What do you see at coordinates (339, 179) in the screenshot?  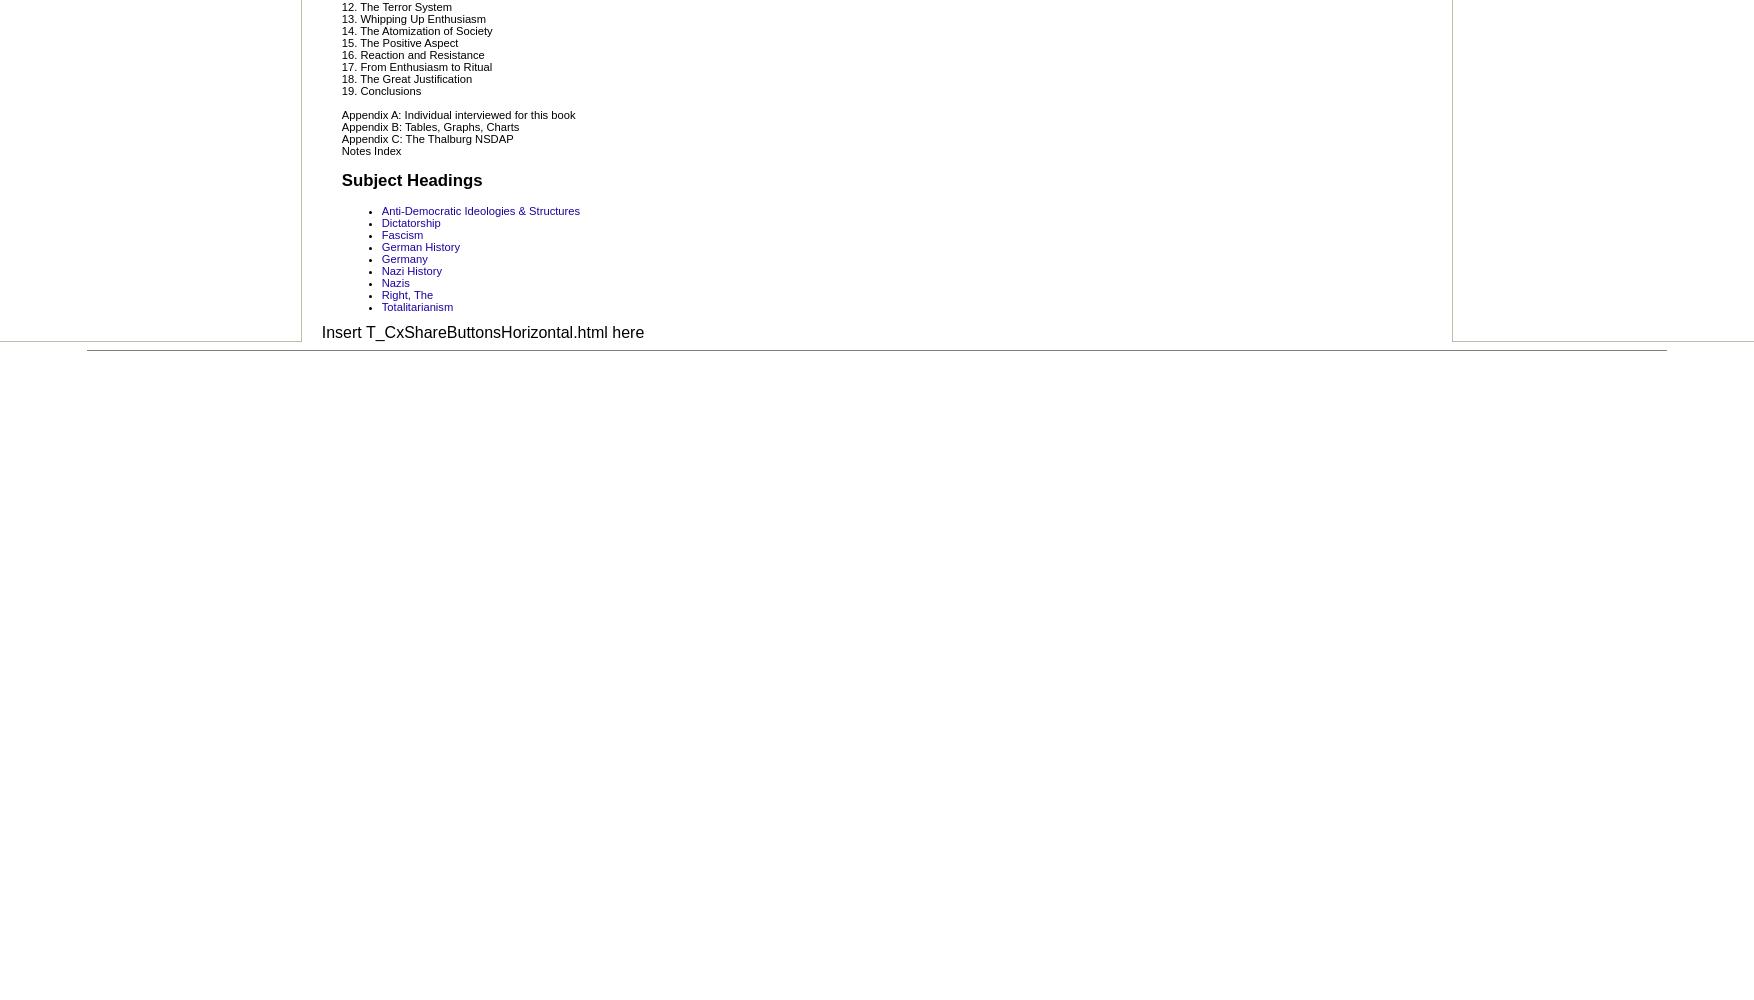 I see `'Subject Headings'` at bounding box center [339, 179].